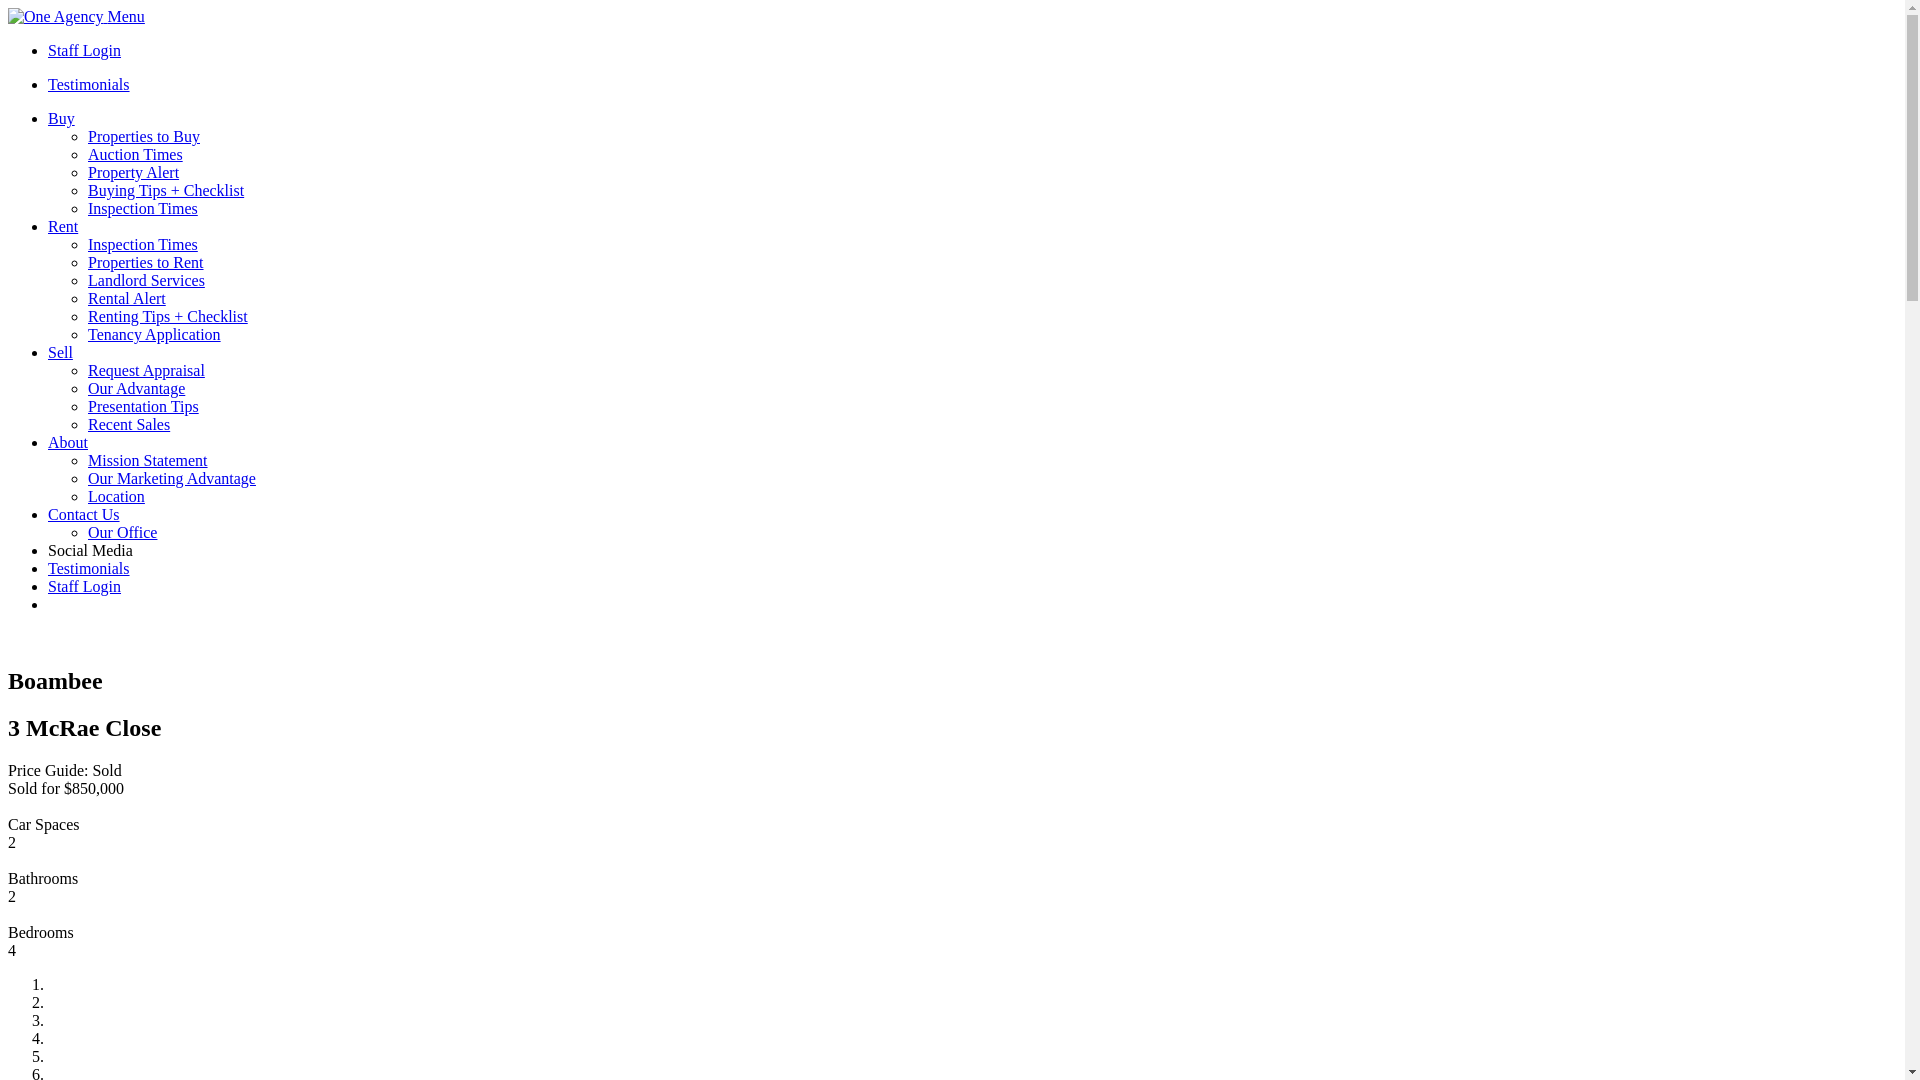 The image size is (1920, 1080). Describe the element at coordinates (86, 153) in the screenshot. I see `'Auction Times'` at that location.